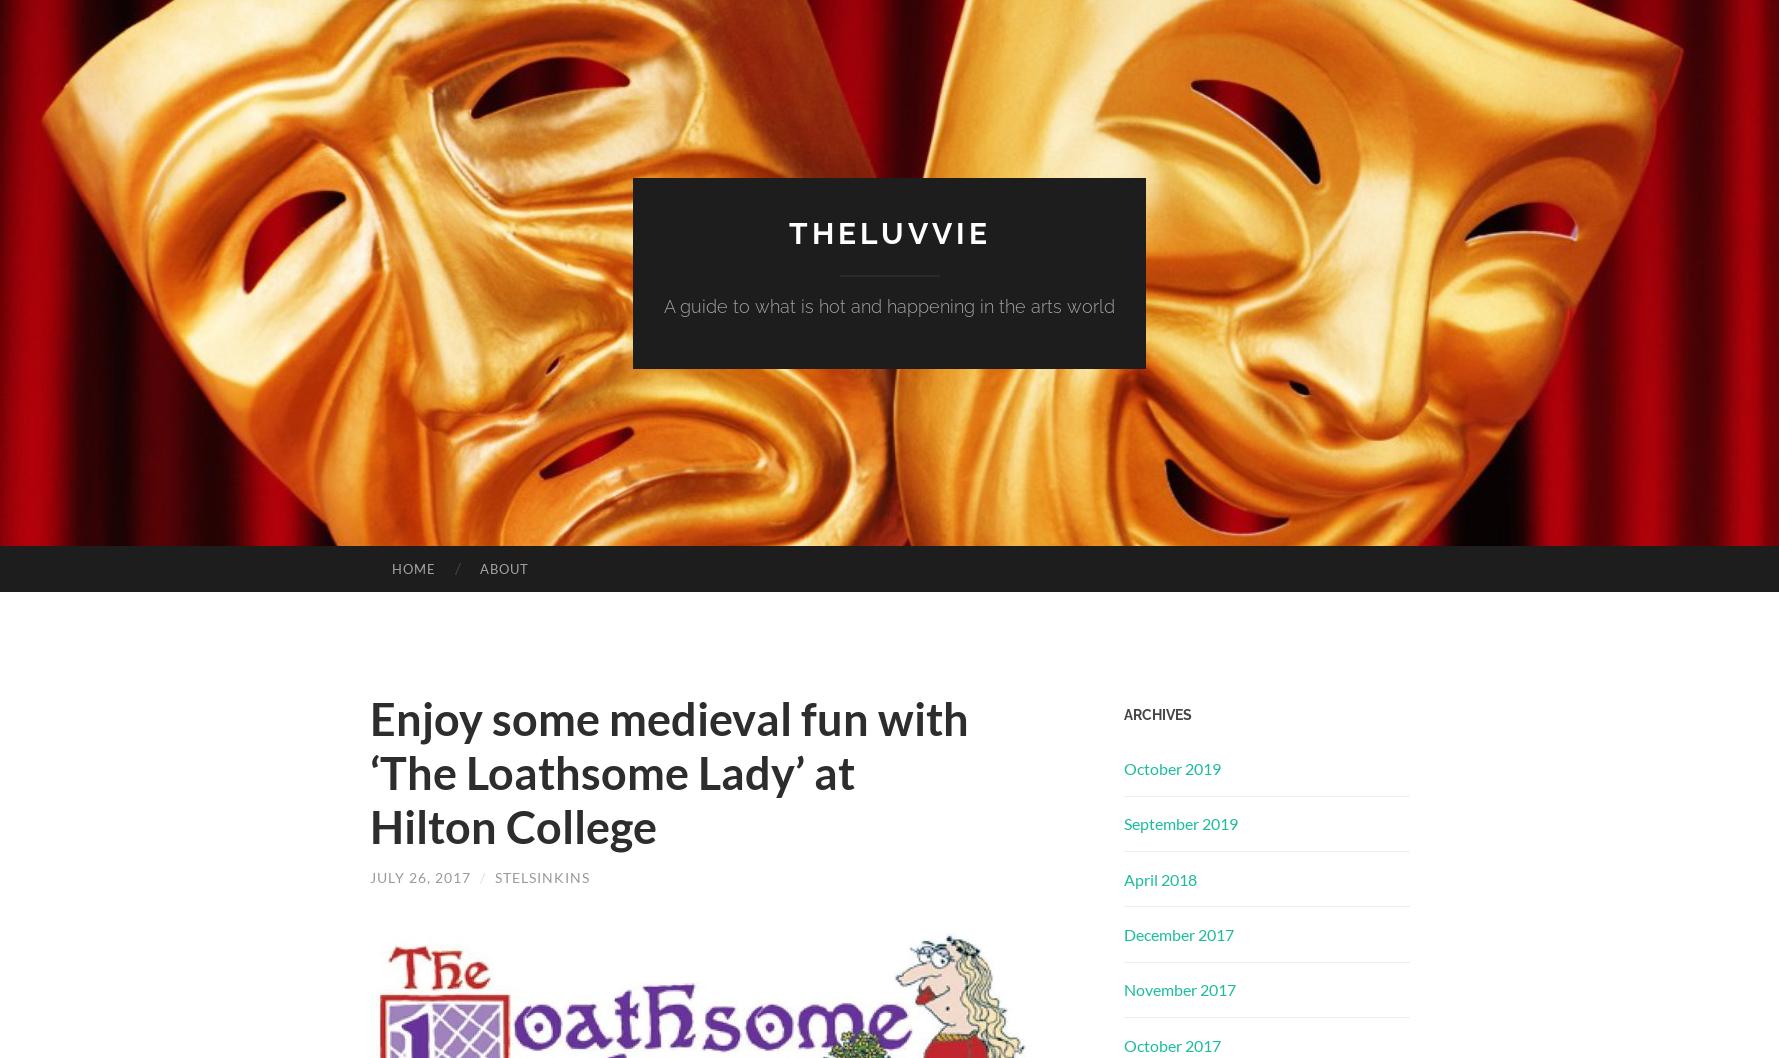 This screenshot has width=1779, height=1058. I want to click on 'April 2018', so click(1159, 877).